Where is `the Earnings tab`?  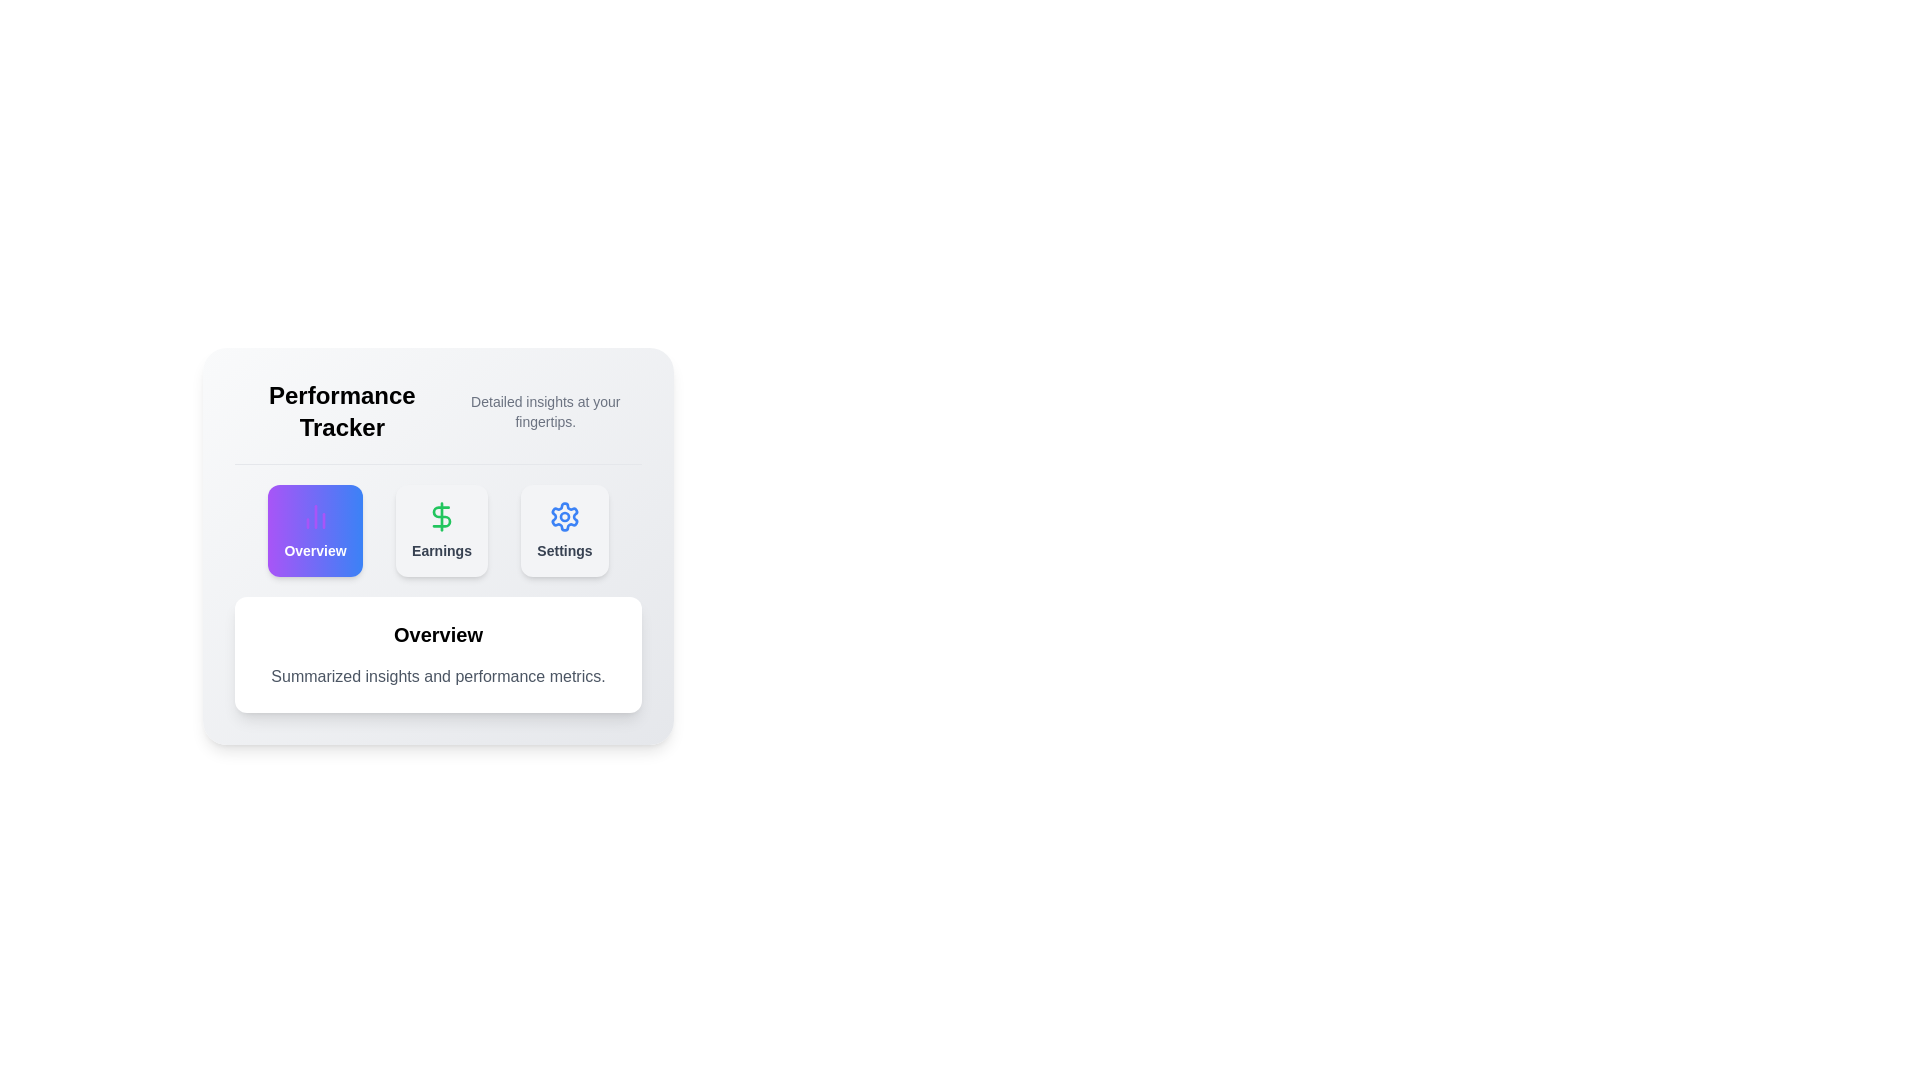
the Earnings tab is located at coordinates (440, 530).